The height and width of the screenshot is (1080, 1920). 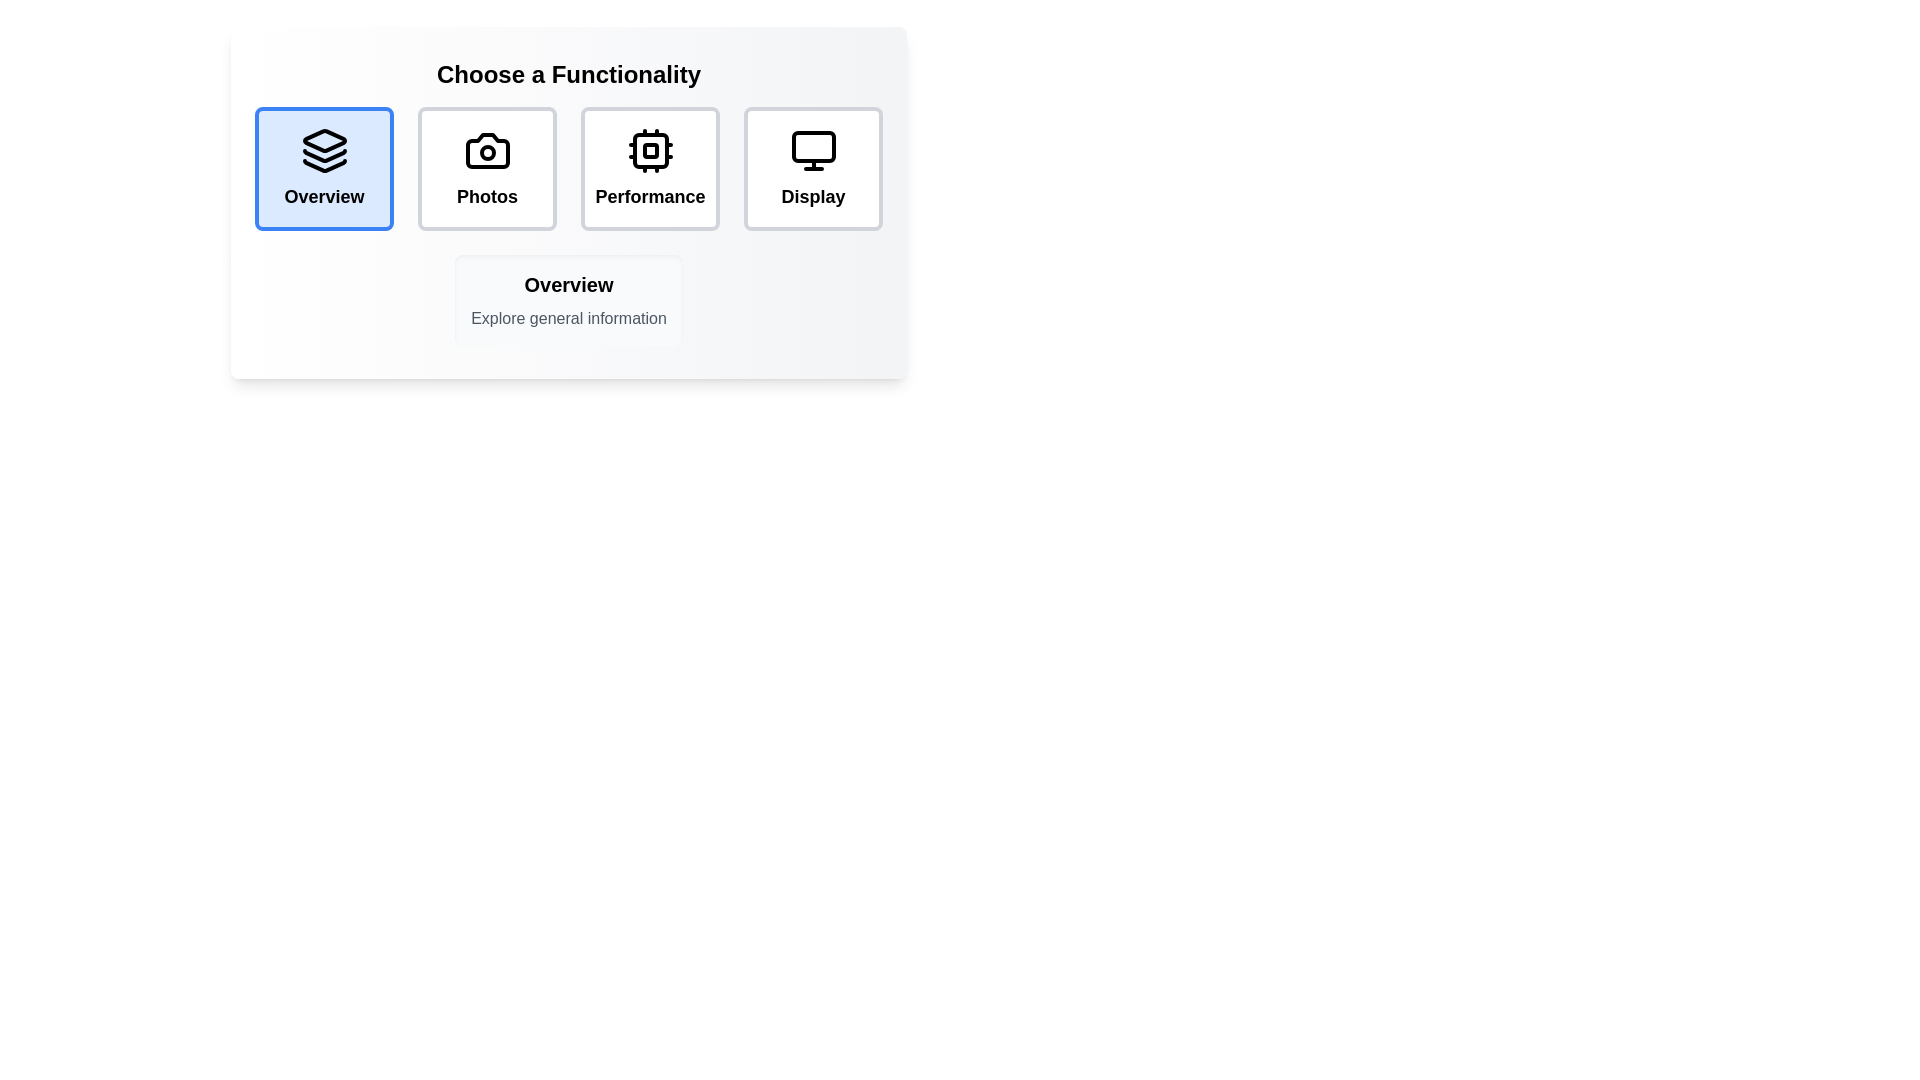 What do you see at coordinates (813, 168) in the screenshot?
I see `the 'Display' button, which is a rectangular button with a monitor icon above the text, located on the far right of a grid layout of buttons` at bounding box center [813, 168].